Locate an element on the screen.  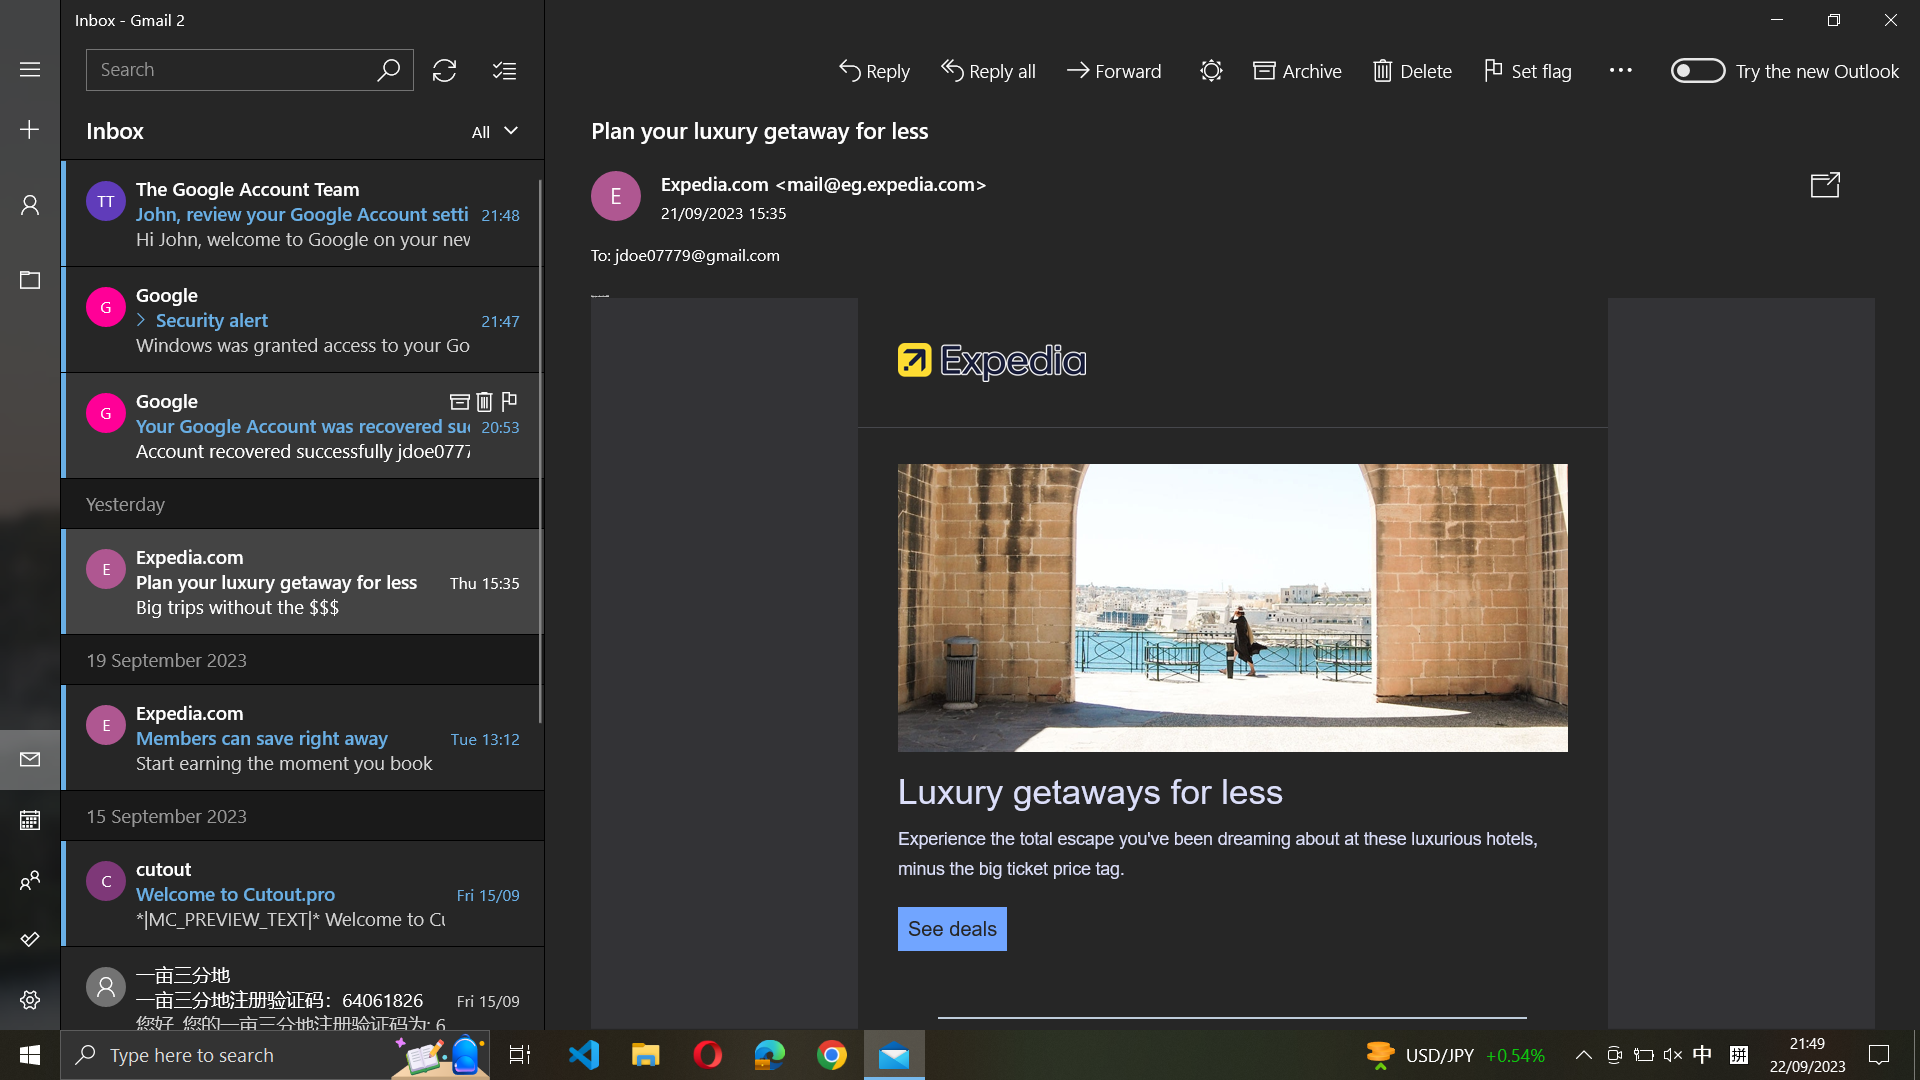
Change the status of the first email to read is located at coordinates (302, 212).